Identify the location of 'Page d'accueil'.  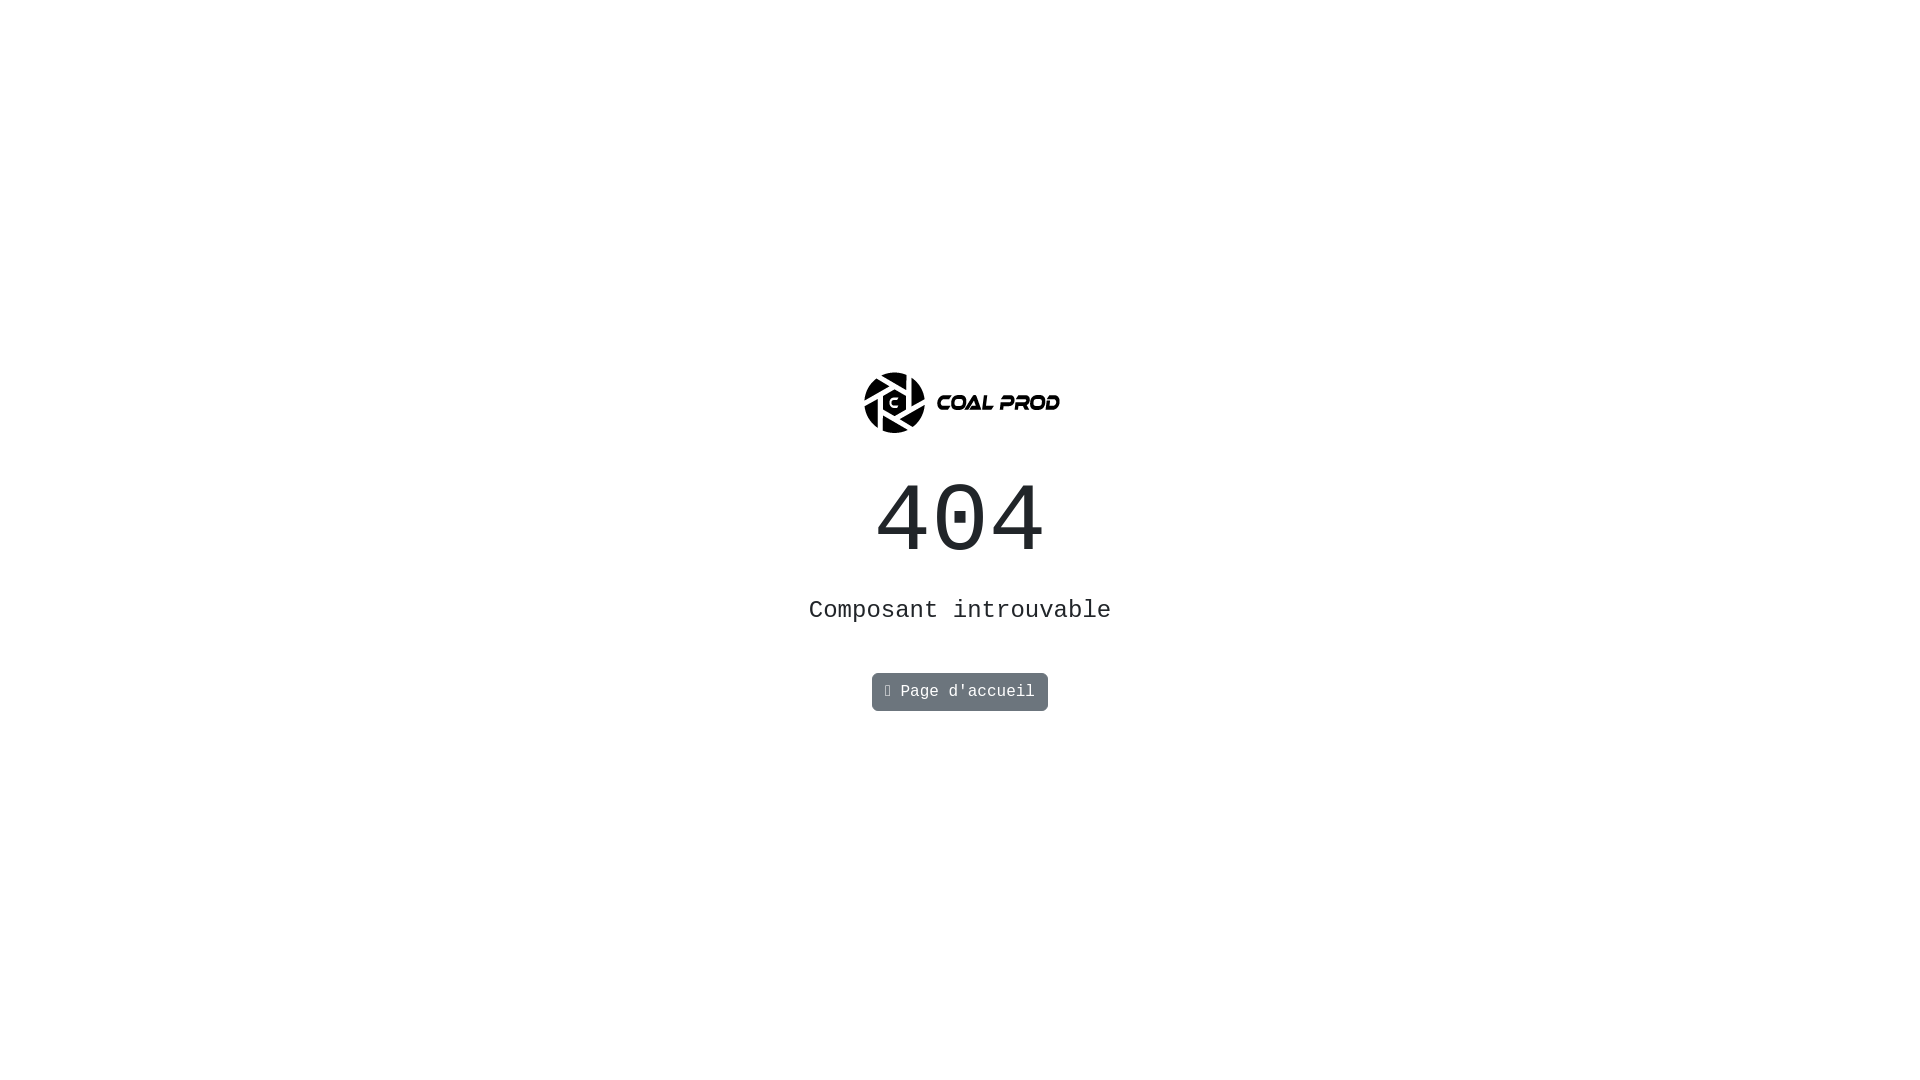
(960, 690).